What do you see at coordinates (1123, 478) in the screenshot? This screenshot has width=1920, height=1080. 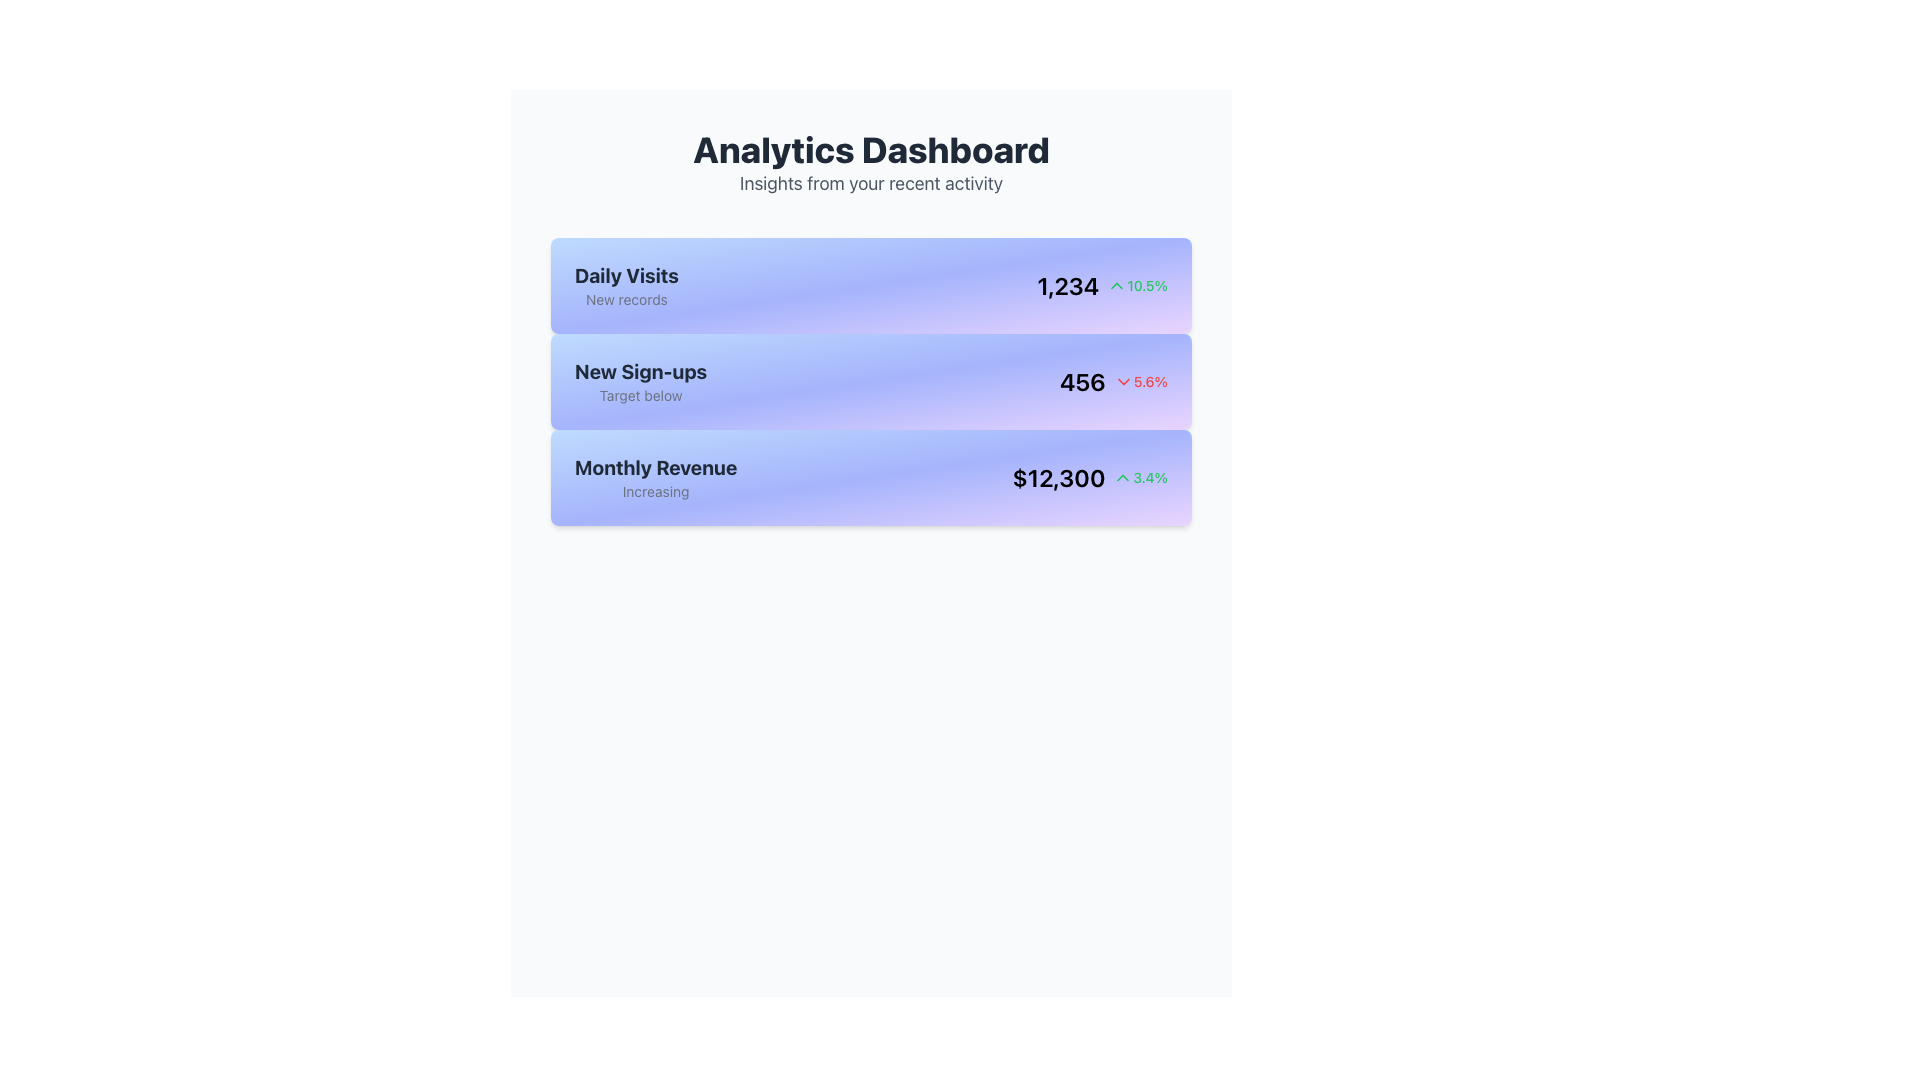 I see `the upward-pointing chevron icon with a green color stroke, located to the left of the text '3.4%' within the 'Monthly Revenue' card` at bounding box center [1123, 478].